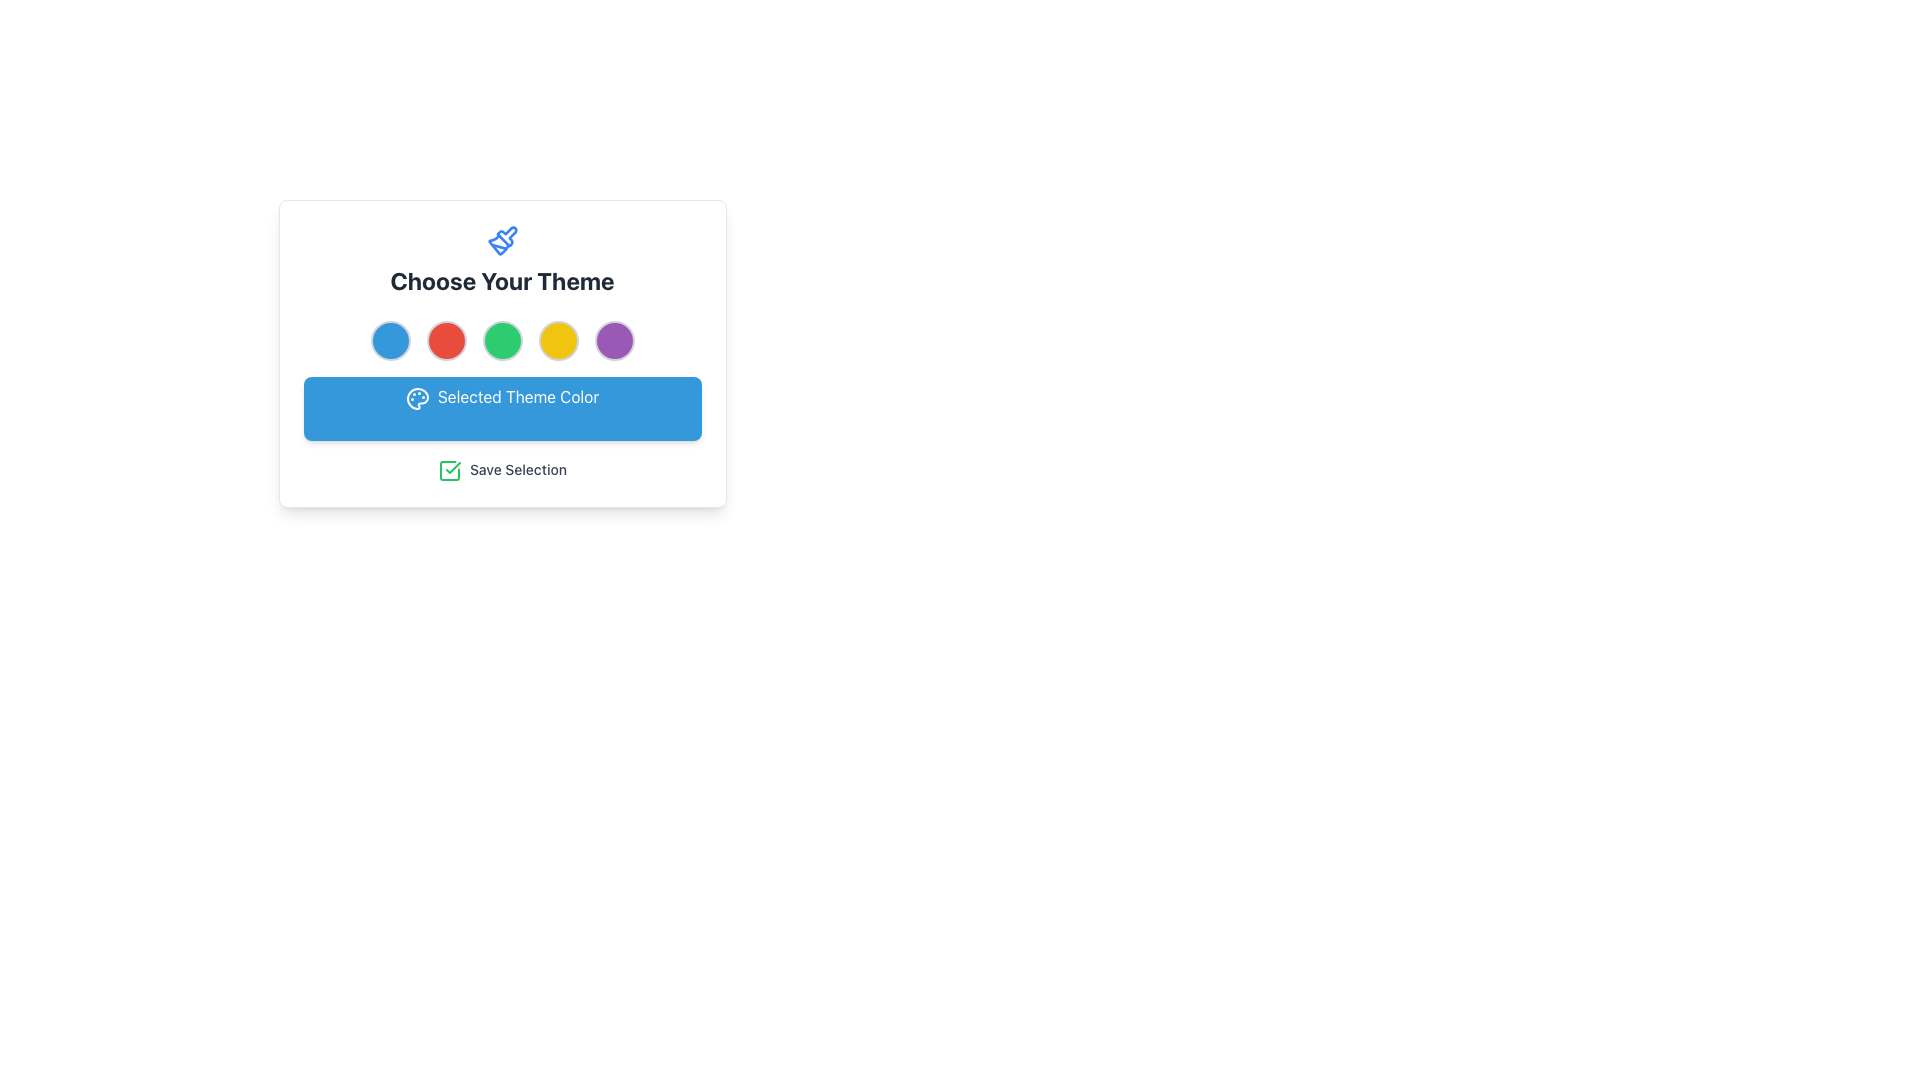 The width and height of the screenshot is (1920, 1080). What do you see at coordinates (518, 469) in the screenshot?
I see `the 'Save Selection' text label, which is styled in a small-sized gray font and positioned to the right of a green checkbox icon` at bounding box center [518, 469].